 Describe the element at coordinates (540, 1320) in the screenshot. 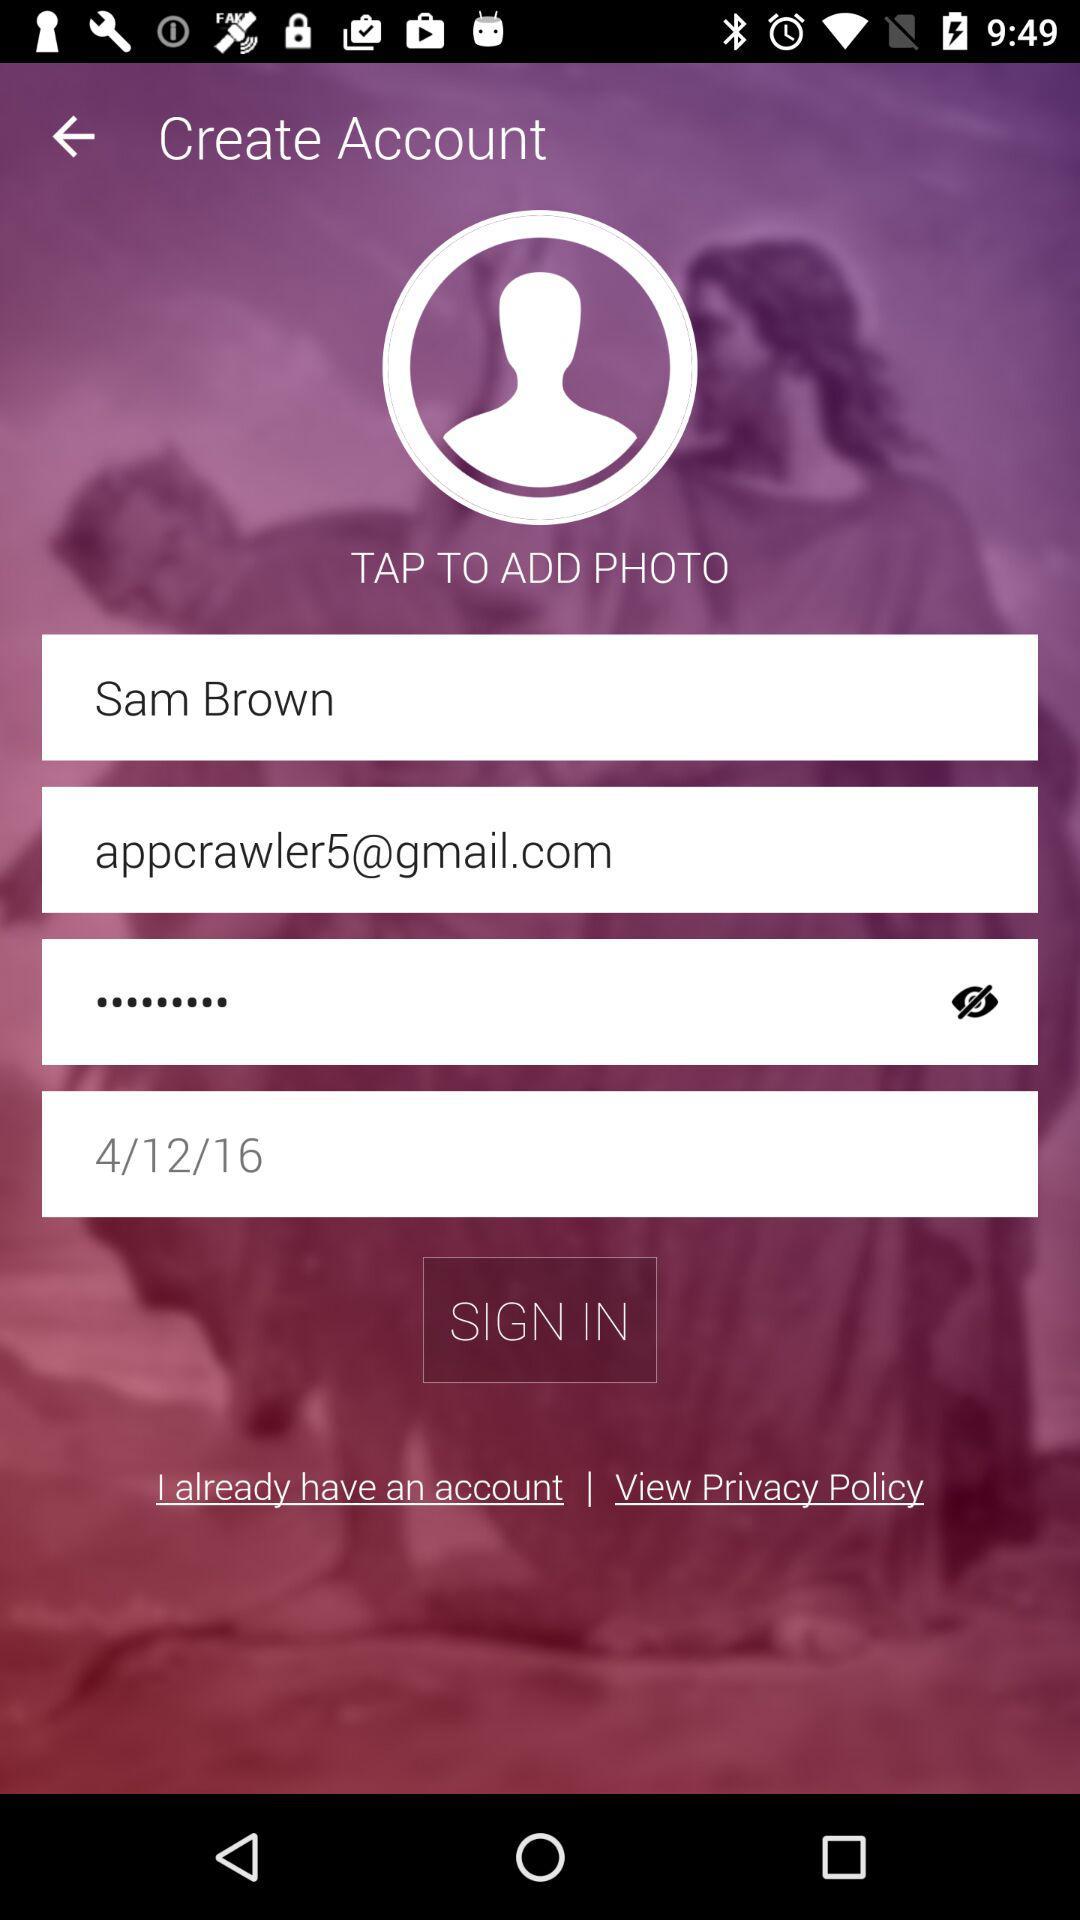

I see `item above i already have` at that location.